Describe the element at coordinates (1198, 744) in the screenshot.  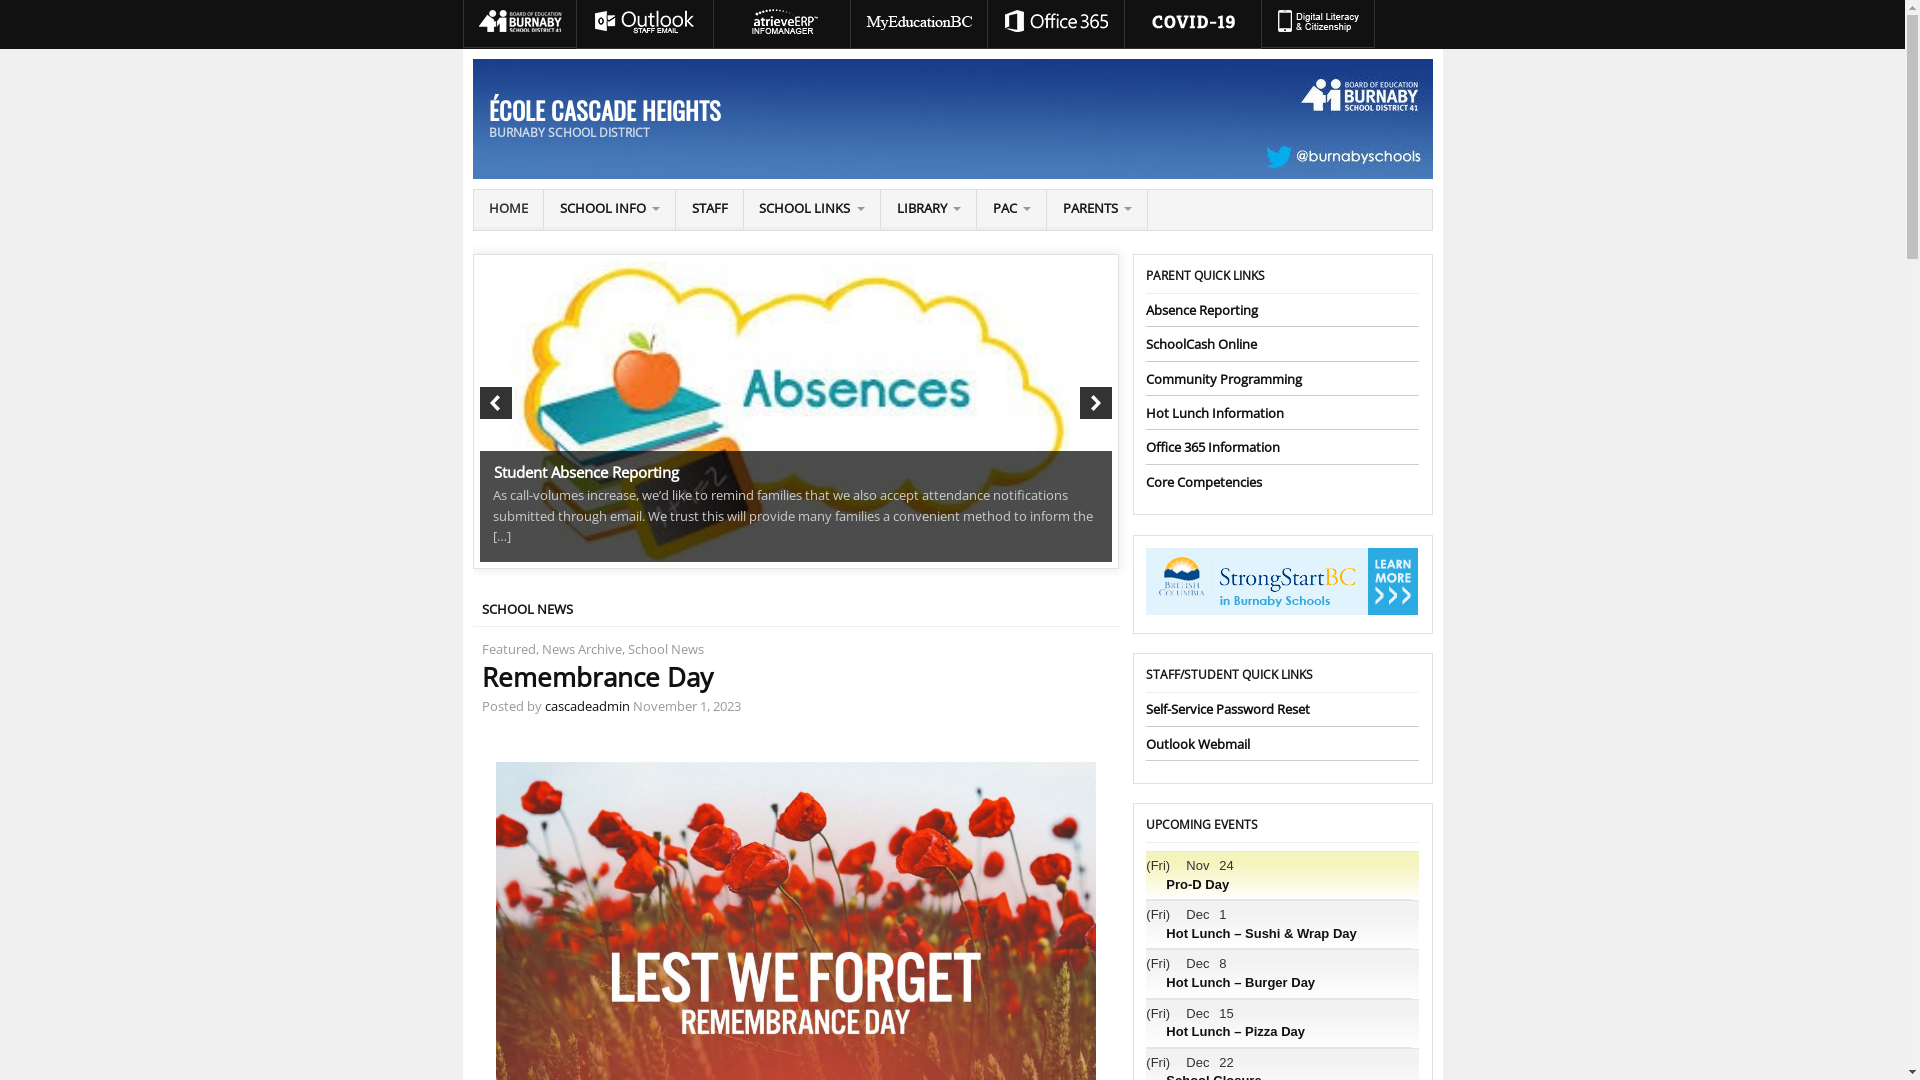
I see `'Outlook Webmail'` at that location.